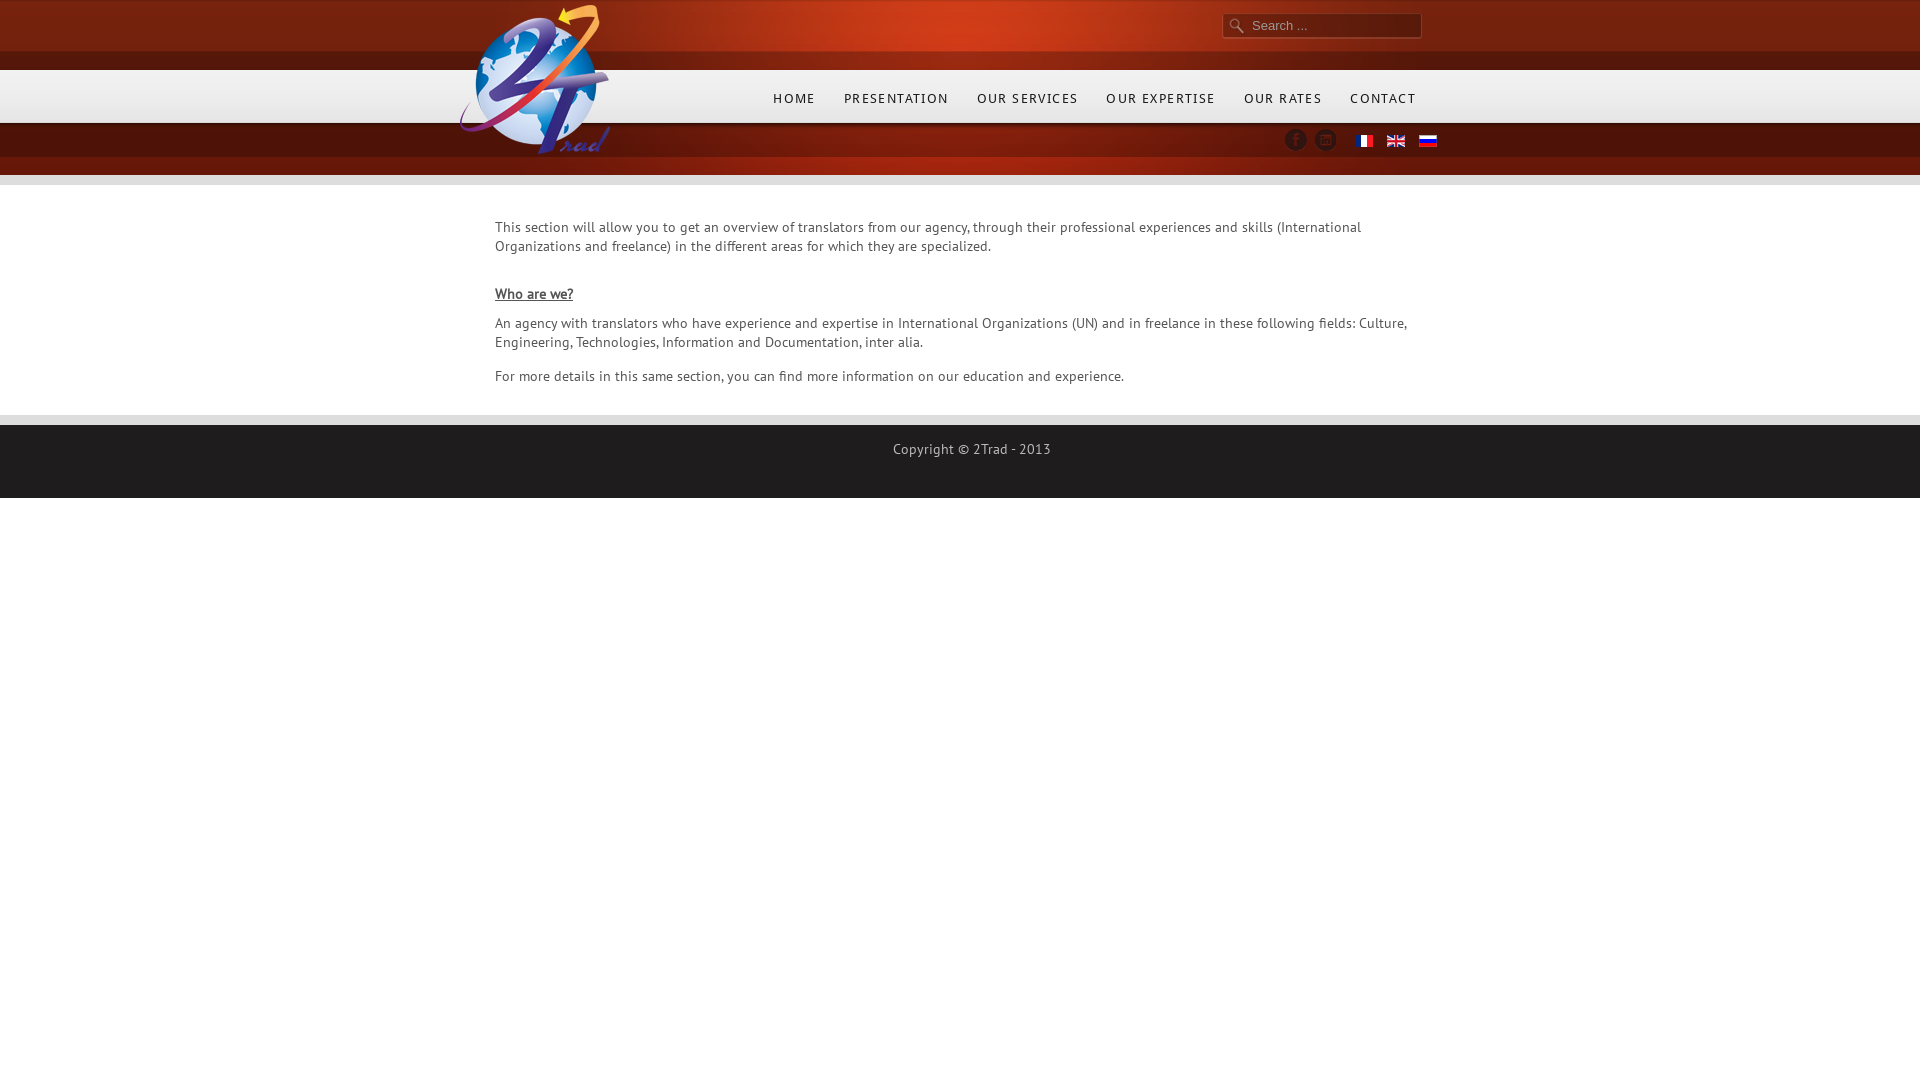  I want to click on 'OUR EXPERTISE', so click(1093, 104).